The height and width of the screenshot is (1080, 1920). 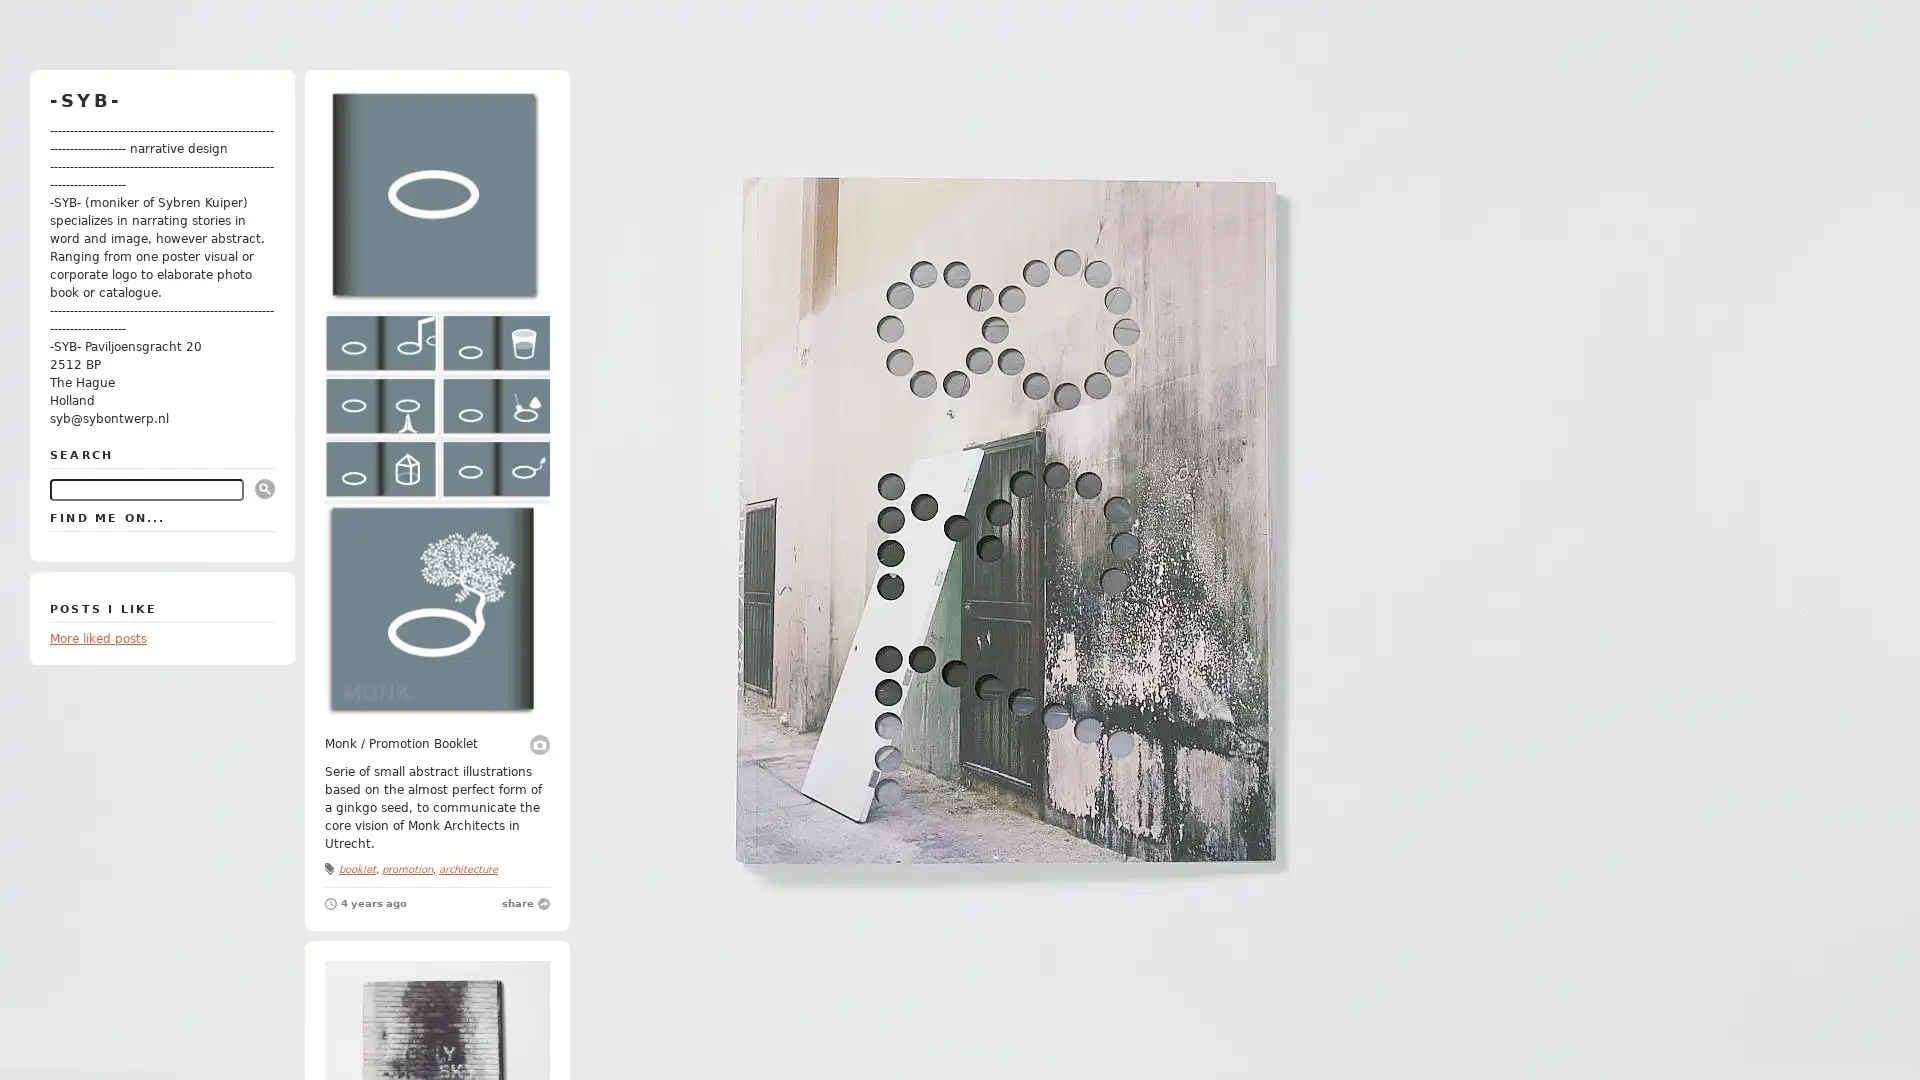 I want to click on Submit, so click(x=263, y=489).